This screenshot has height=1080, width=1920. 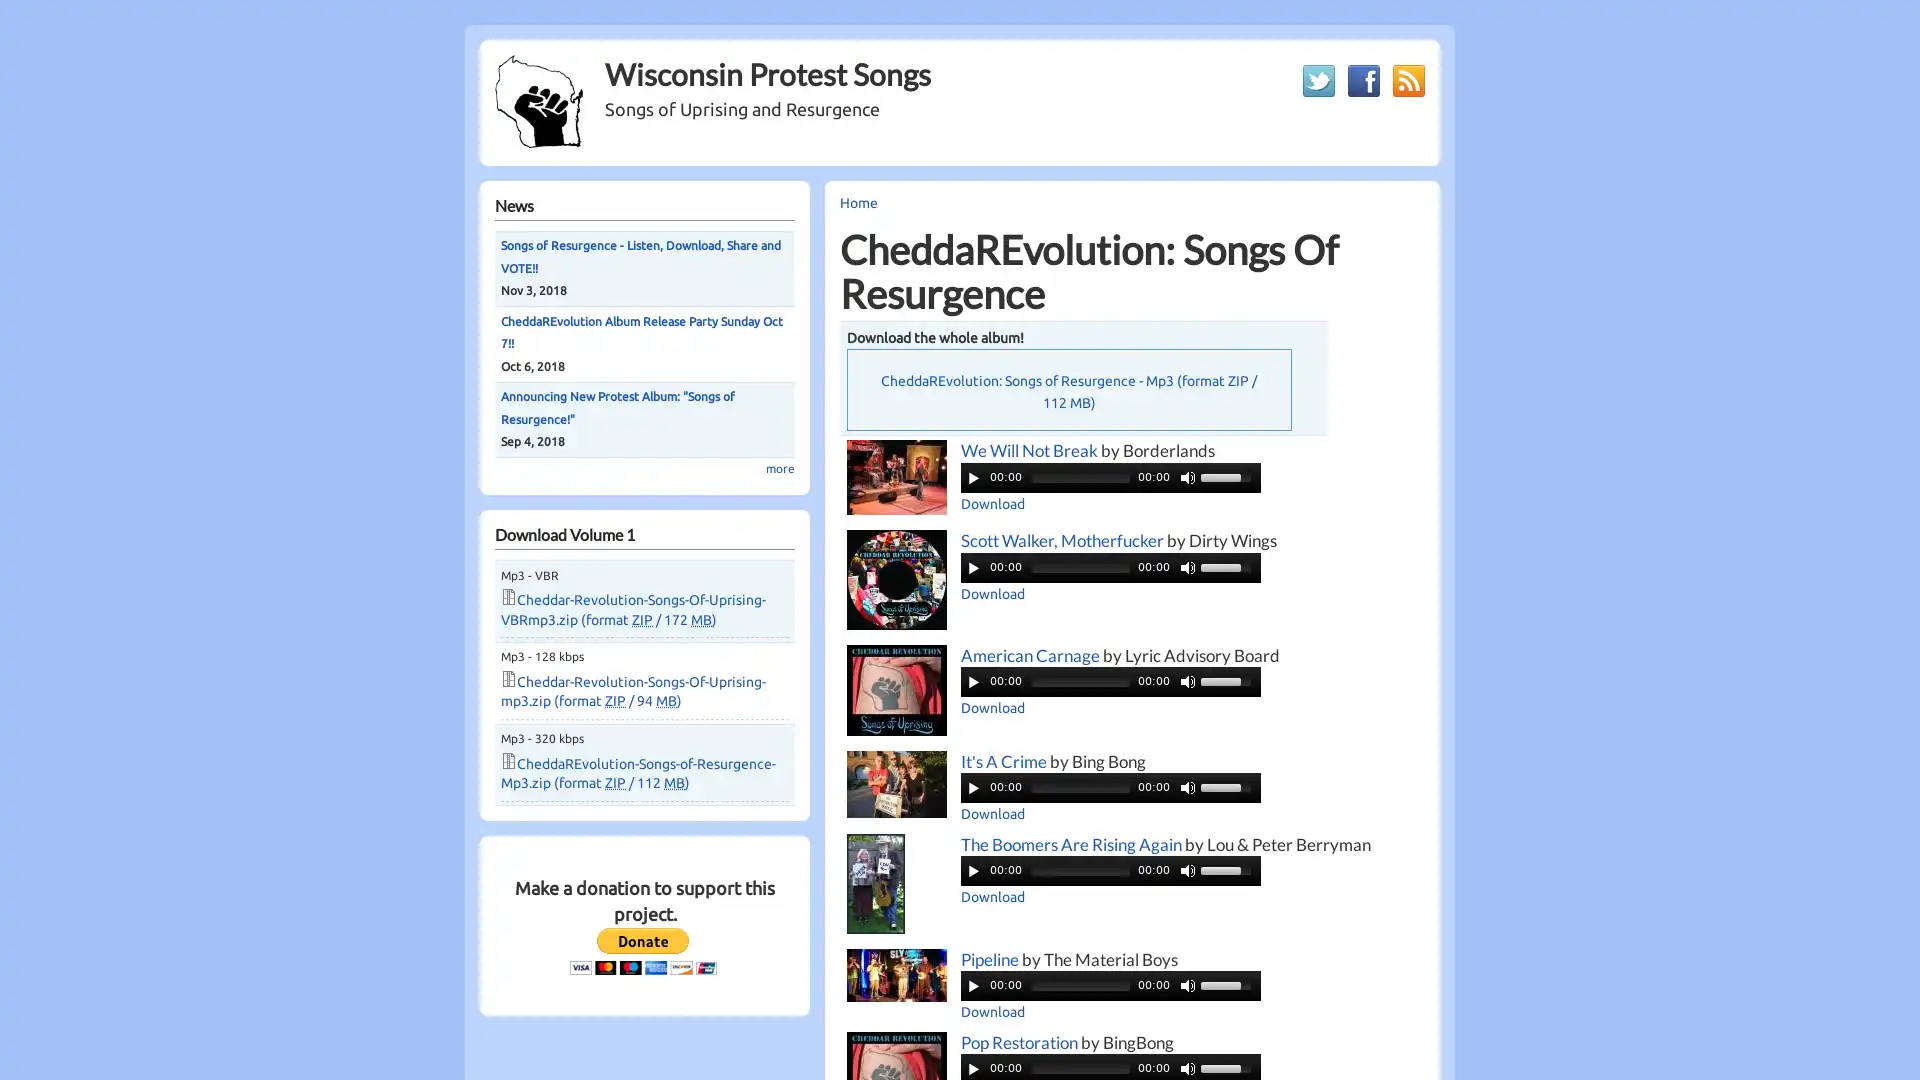 I want to click on Mute Toggle, so click(x=1188, y=786).